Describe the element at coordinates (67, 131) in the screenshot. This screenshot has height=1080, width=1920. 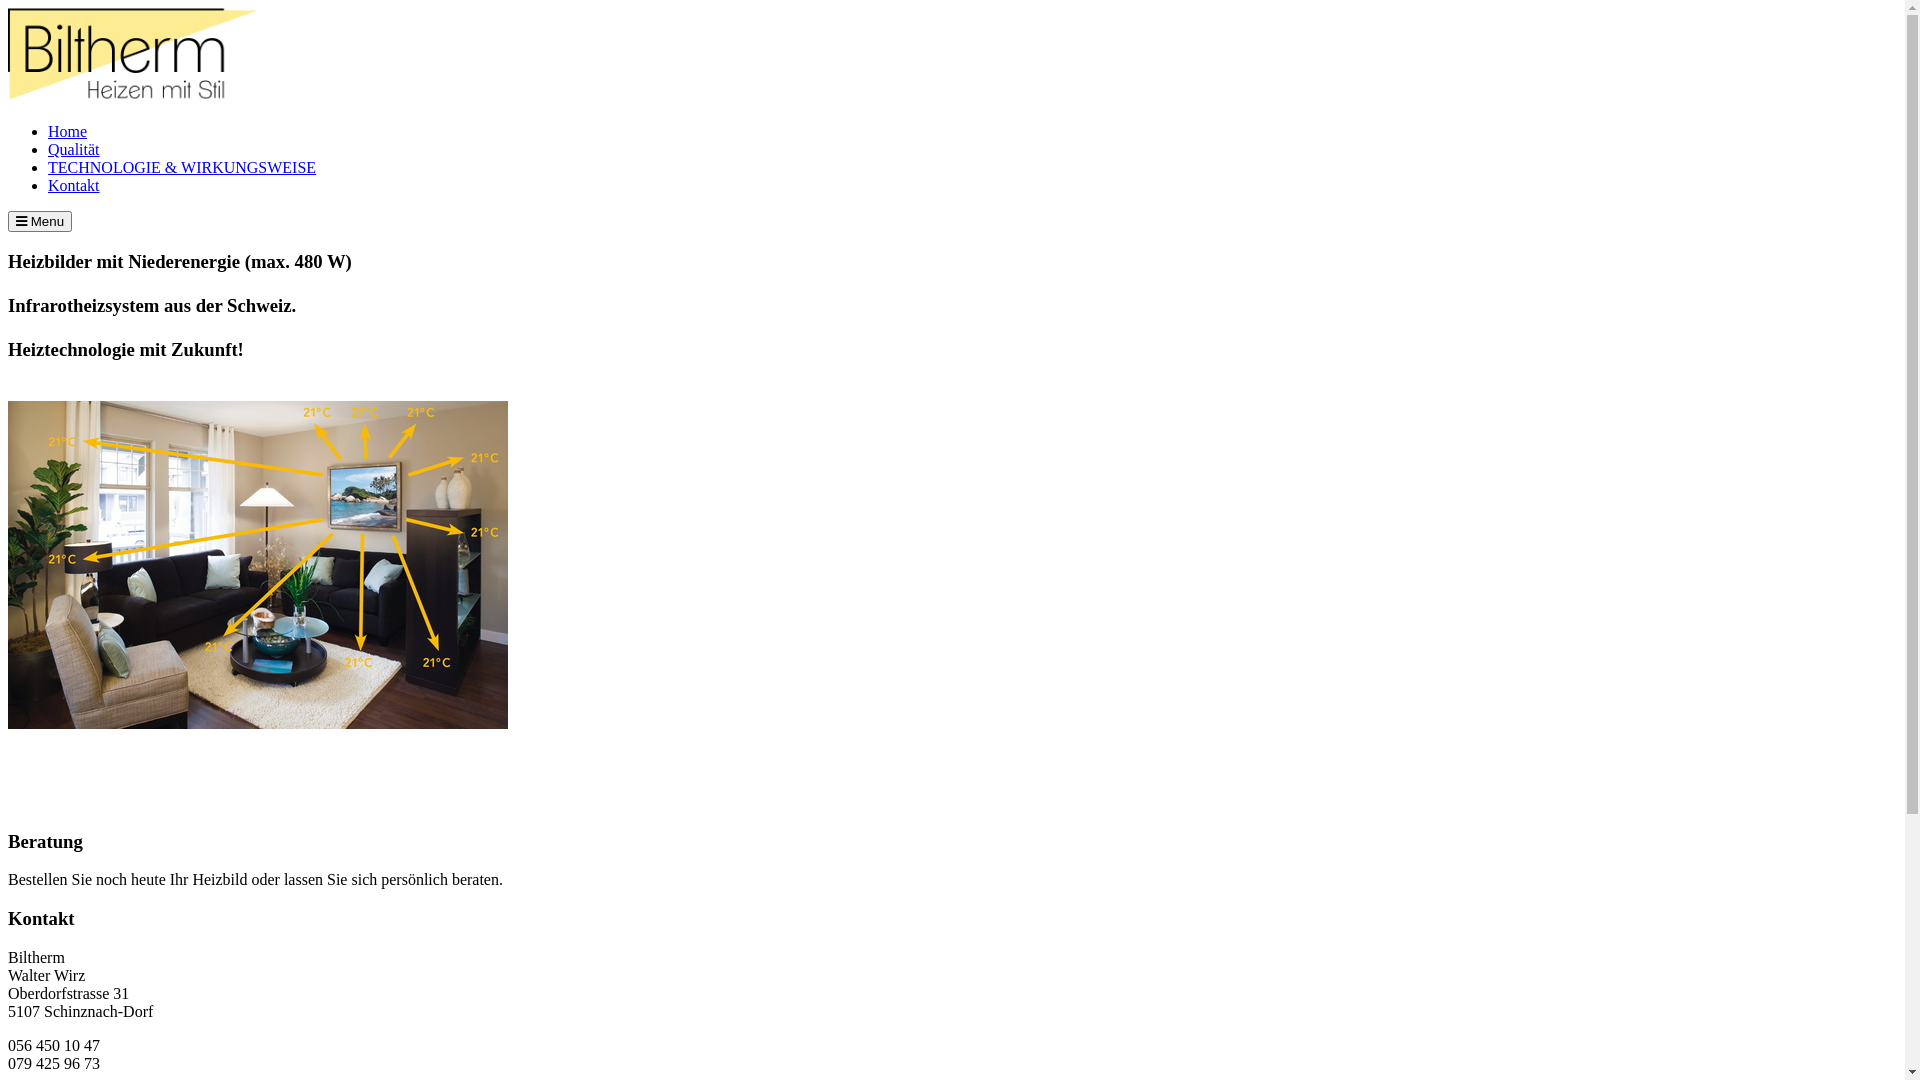
I see `'Home'` at that location.